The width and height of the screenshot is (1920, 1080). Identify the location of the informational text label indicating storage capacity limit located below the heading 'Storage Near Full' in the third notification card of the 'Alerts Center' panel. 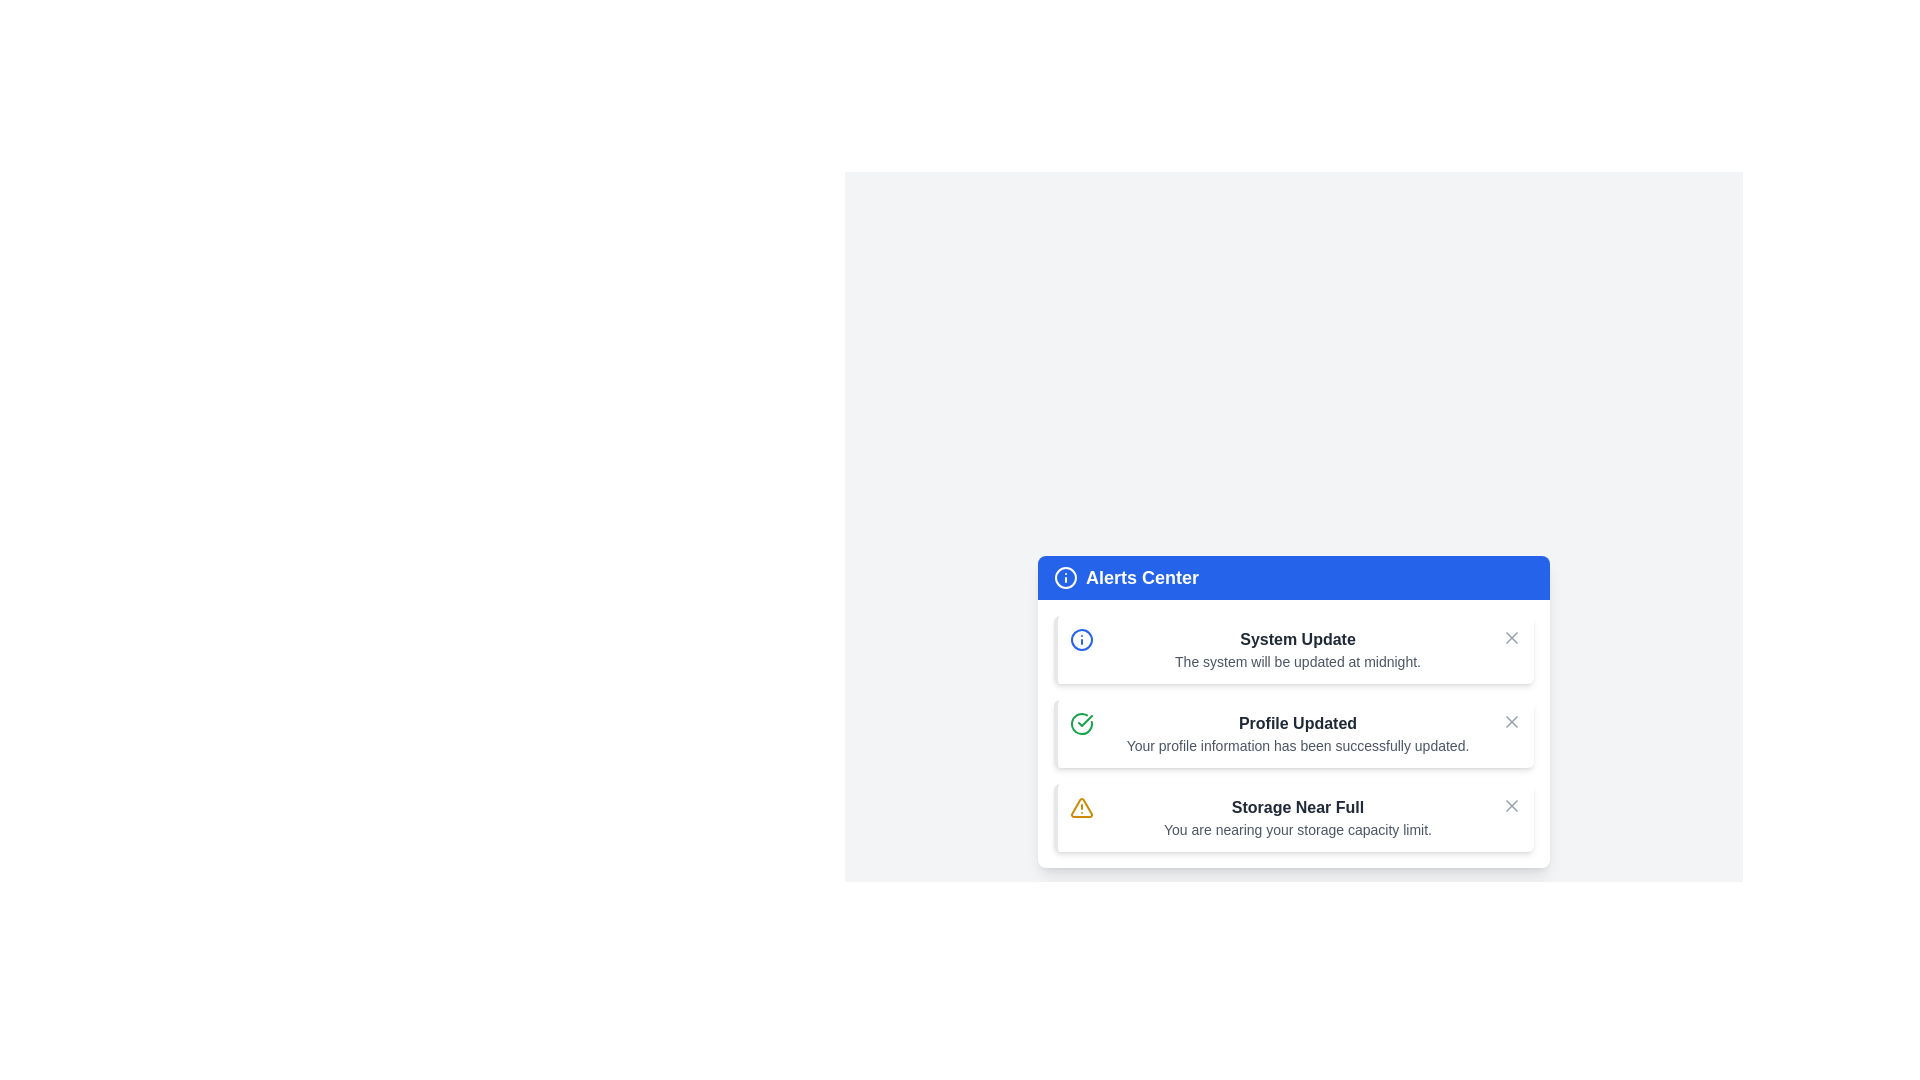
(1297, 829).